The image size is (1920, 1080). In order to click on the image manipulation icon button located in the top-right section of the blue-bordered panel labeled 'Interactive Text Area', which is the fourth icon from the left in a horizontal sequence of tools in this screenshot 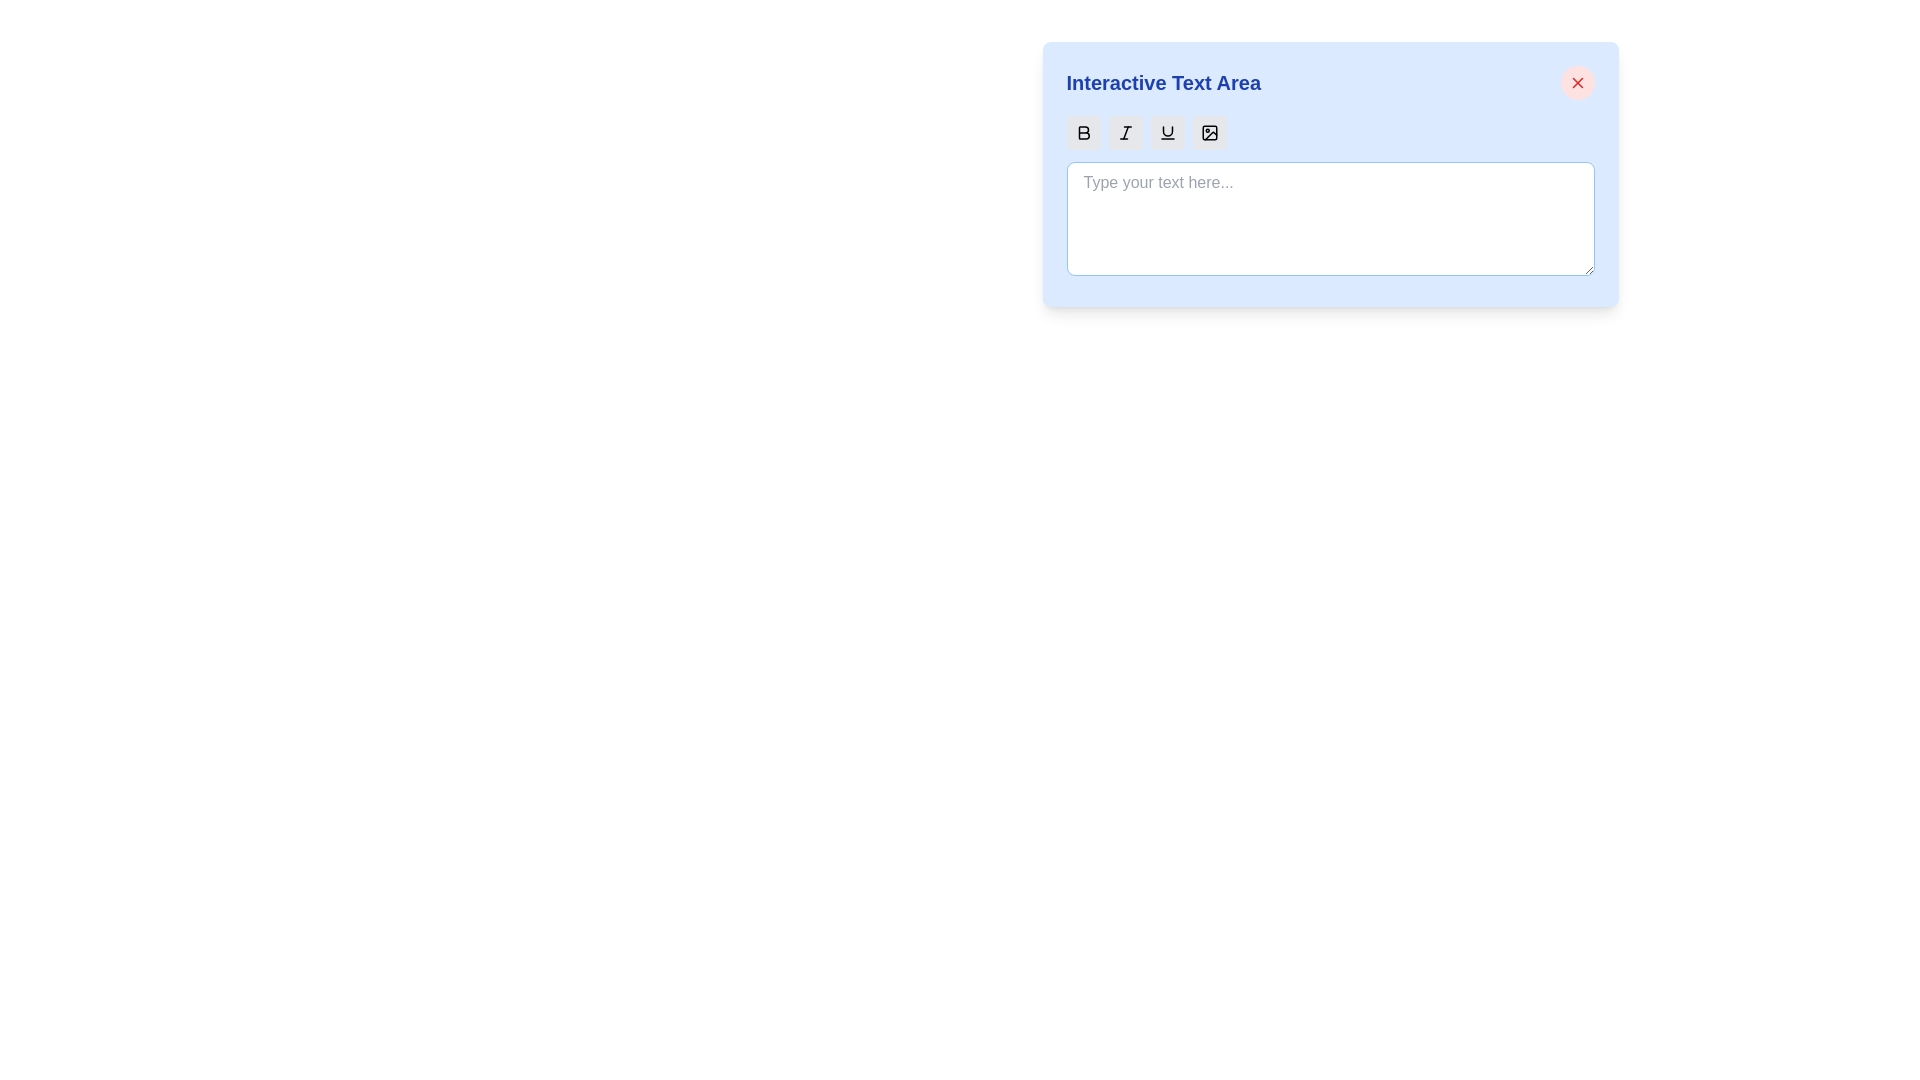, I will do `click(1208, 132)`.